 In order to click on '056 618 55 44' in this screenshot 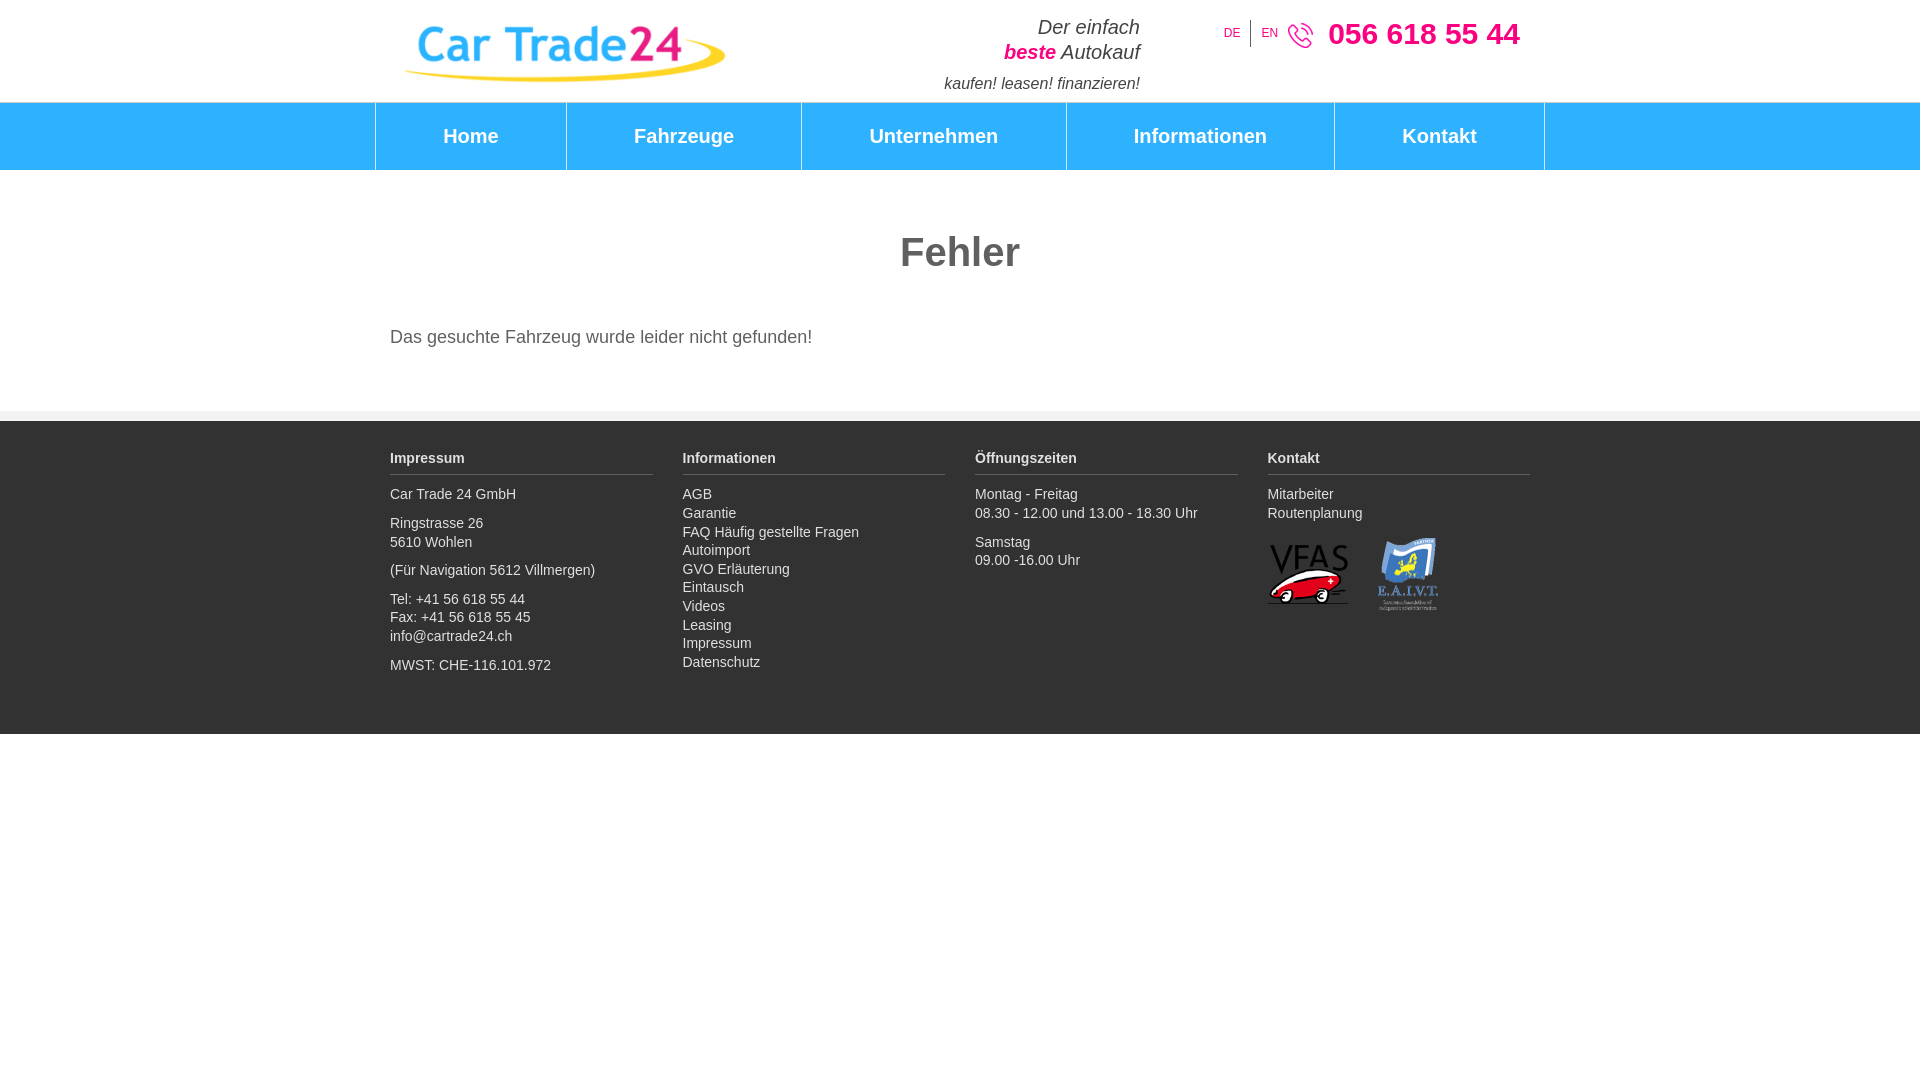, I will do `click(1423, 33)`.